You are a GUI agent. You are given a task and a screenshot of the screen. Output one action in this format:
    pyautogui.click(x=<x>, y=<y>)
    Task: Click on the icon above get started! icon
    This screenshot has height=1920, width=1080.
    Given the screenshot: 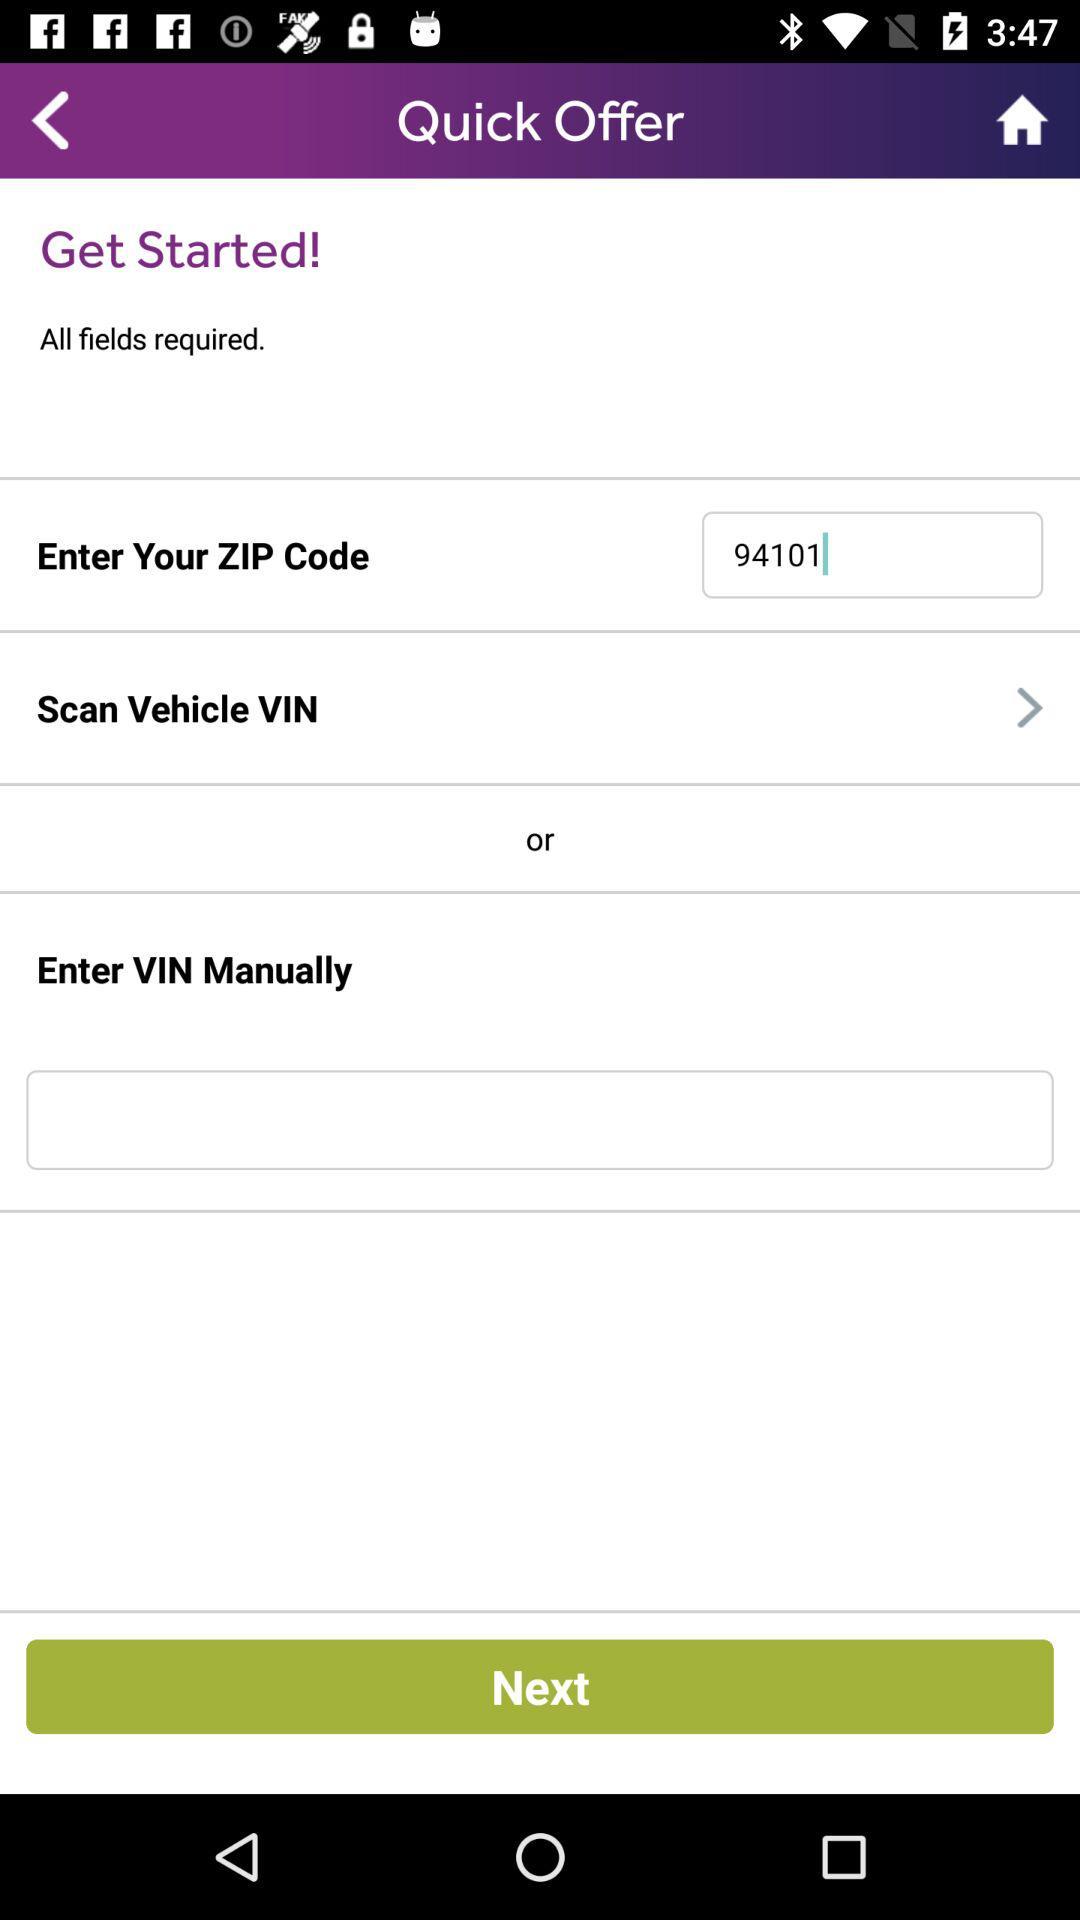 What is the action you would take?
    pyautogui.click(x=48, y=119)
    